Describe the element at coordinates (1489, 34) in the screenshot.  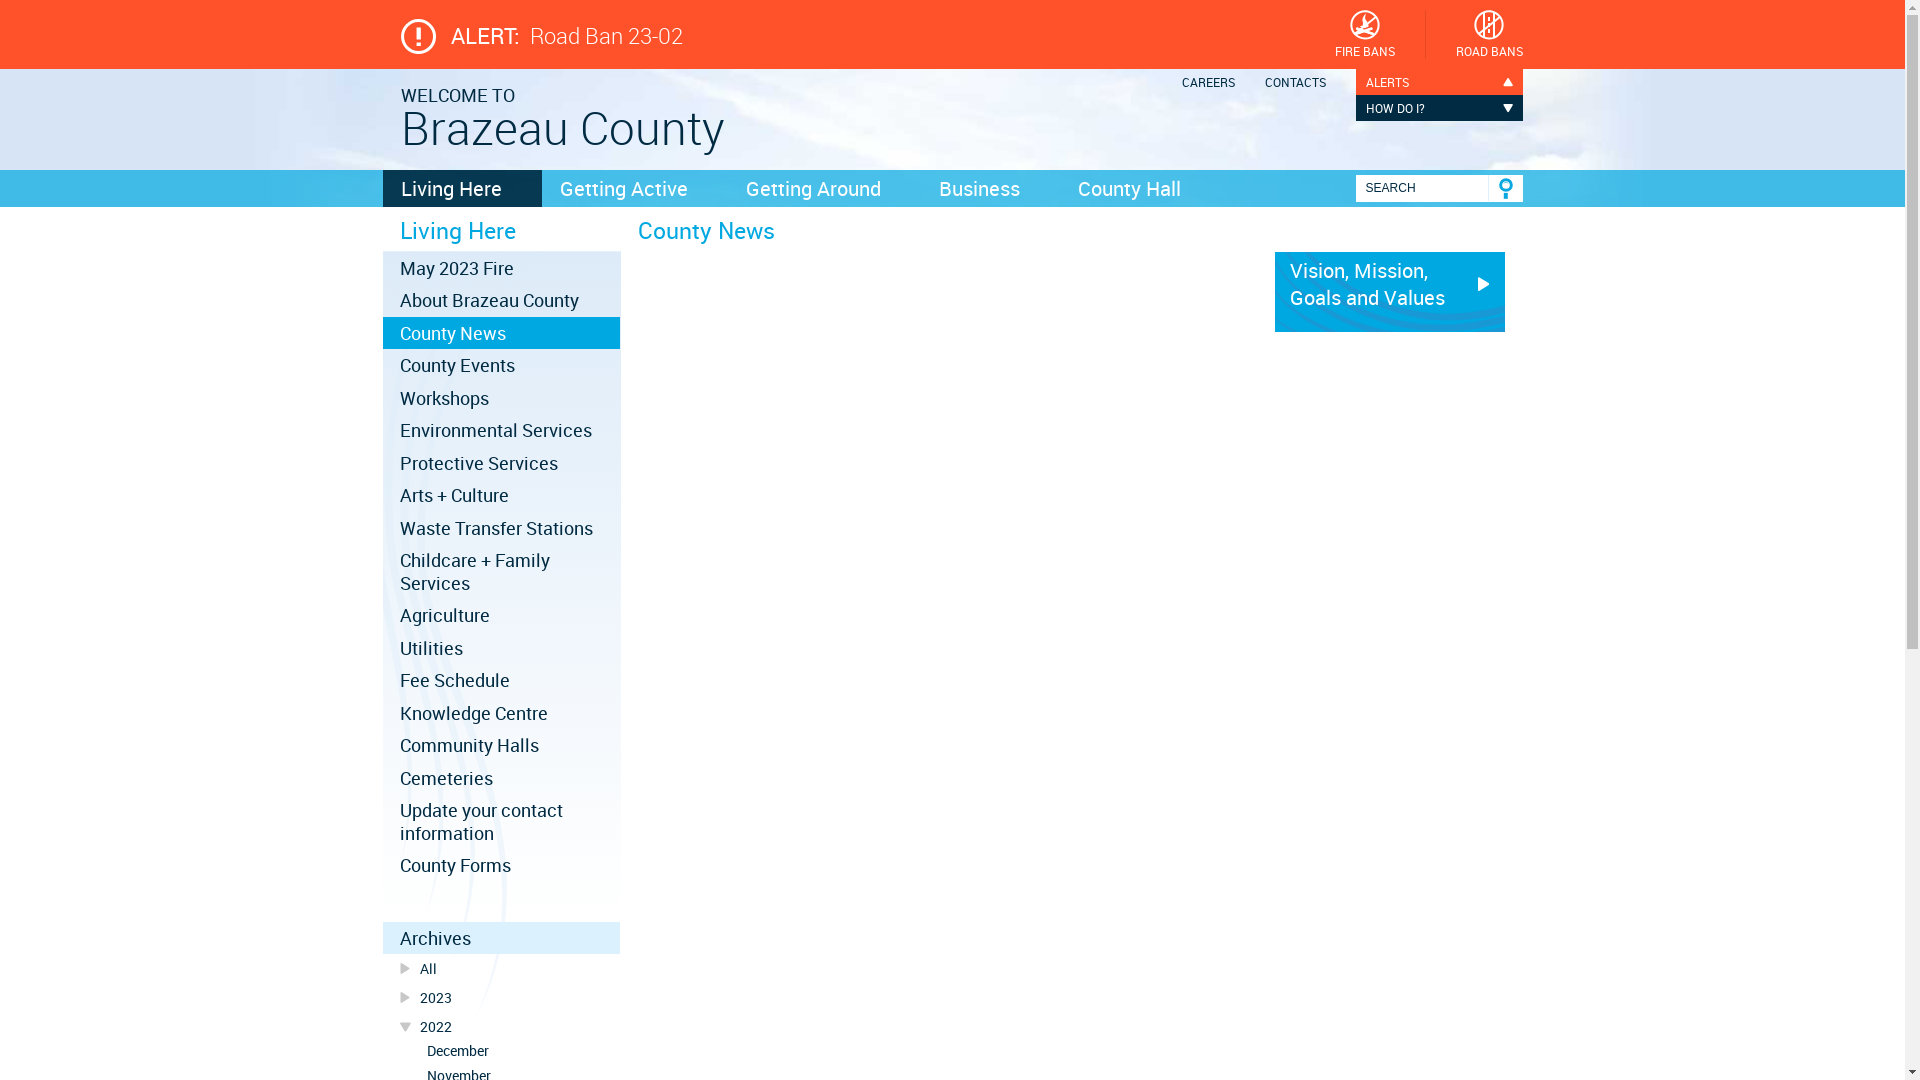
I see `'ROAD BANS'` at that location.